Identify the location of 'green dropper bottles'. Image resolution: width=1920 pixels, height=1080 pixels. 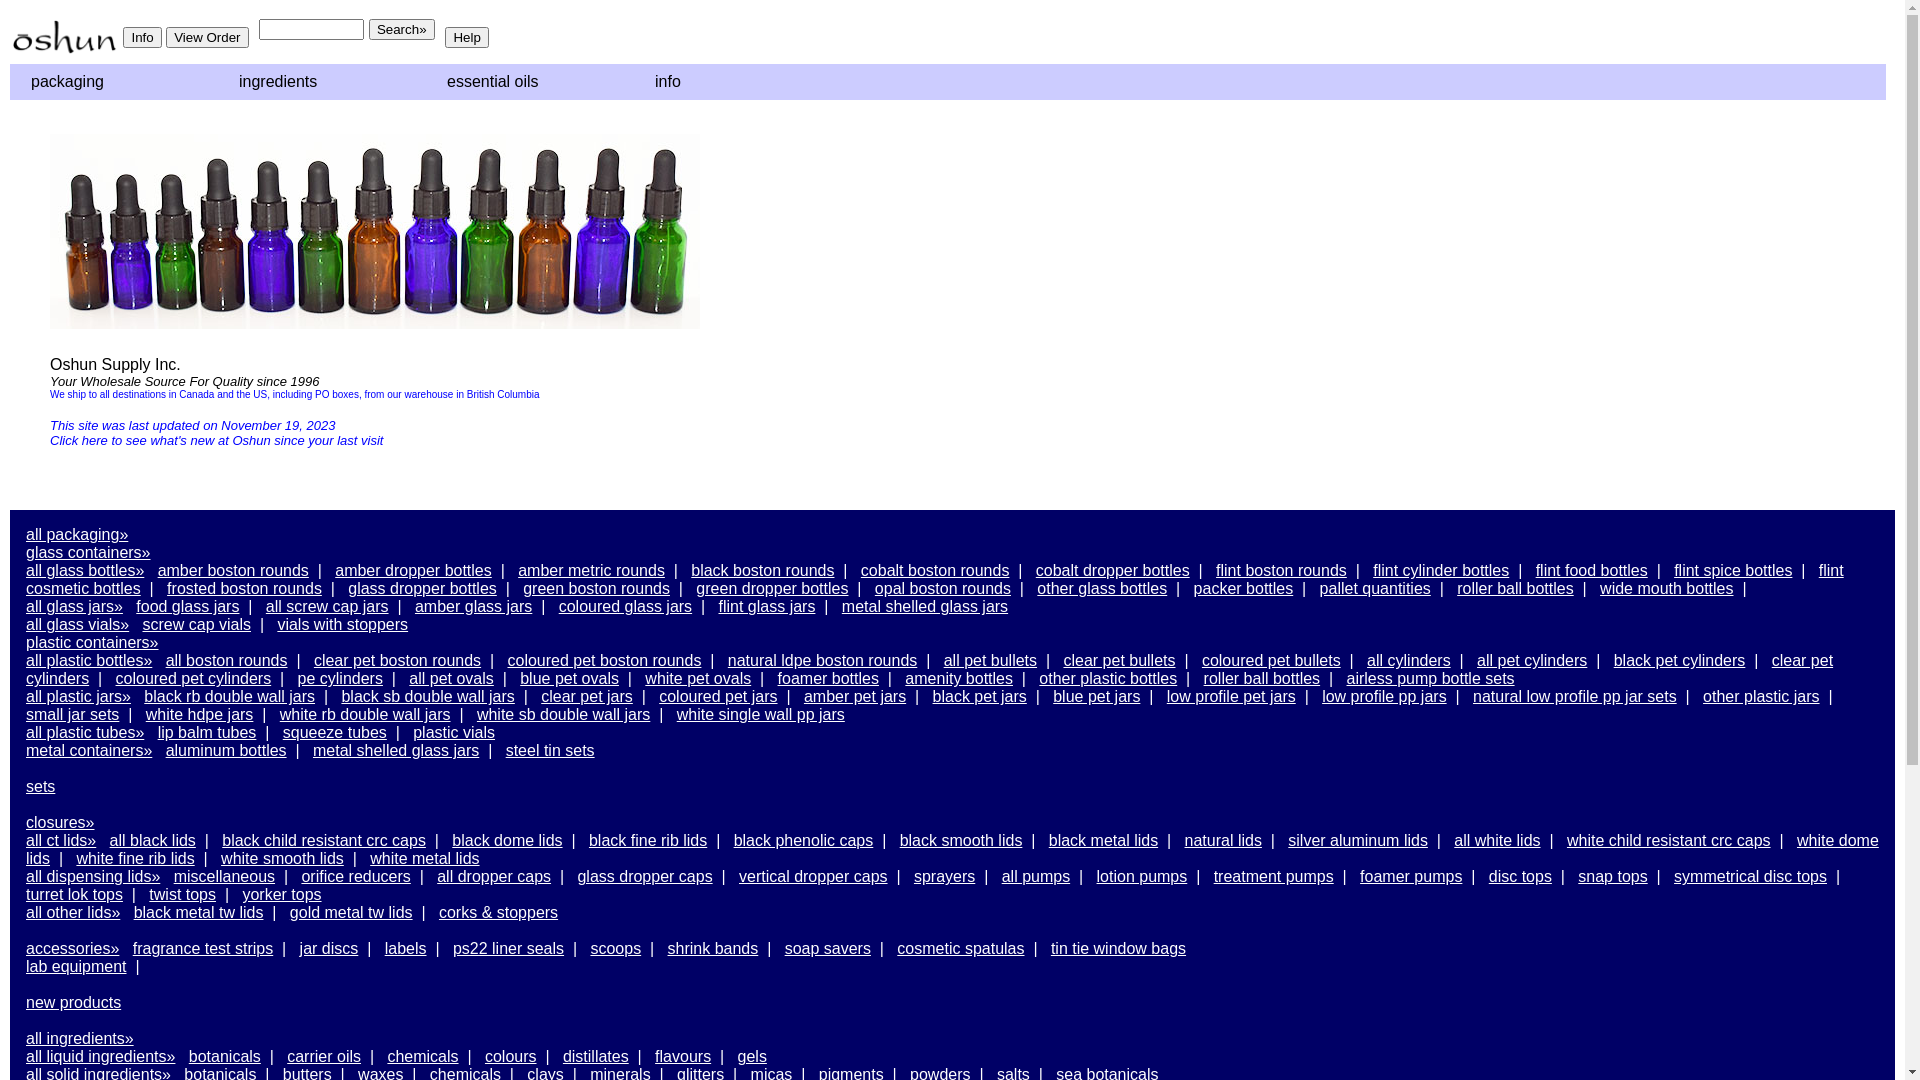
(771, 587).